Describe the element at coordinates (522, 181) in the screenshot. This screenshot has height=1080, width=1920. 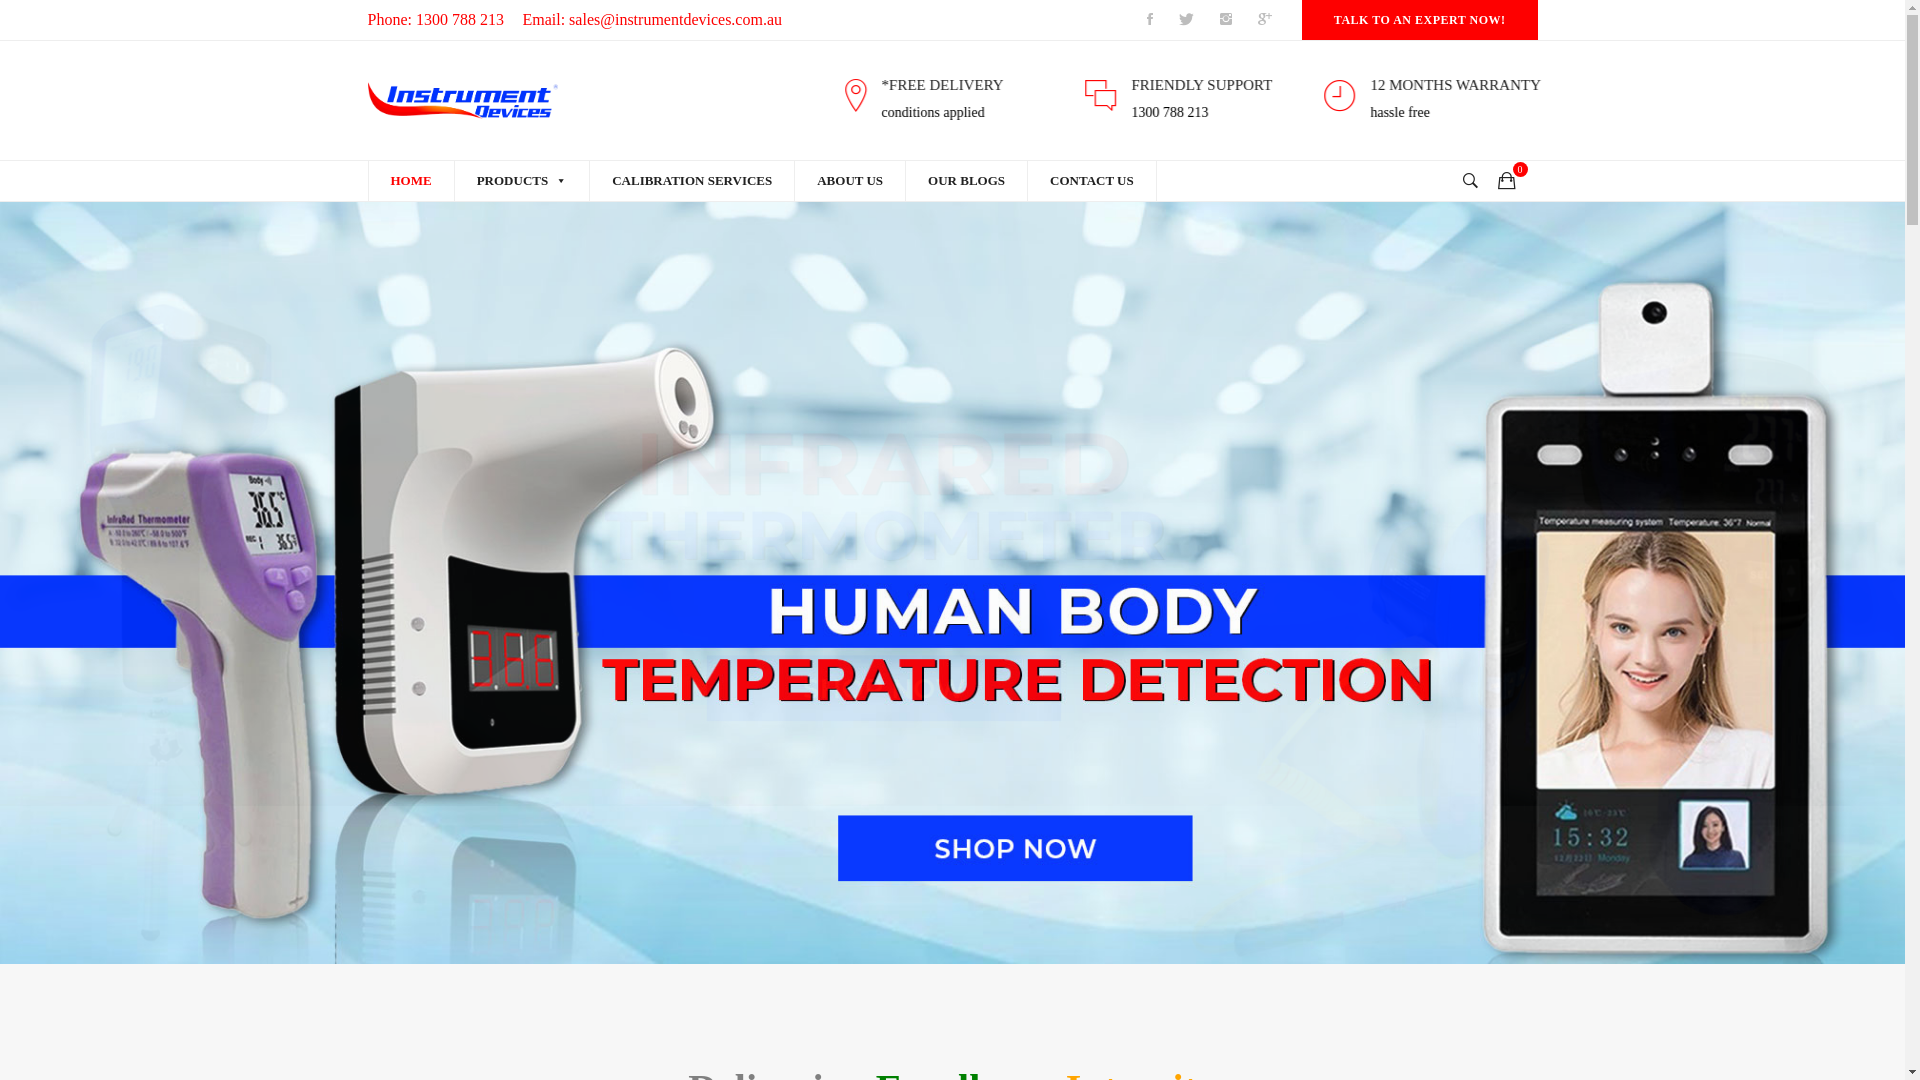
I see `'PRODUCTS'` at that location.